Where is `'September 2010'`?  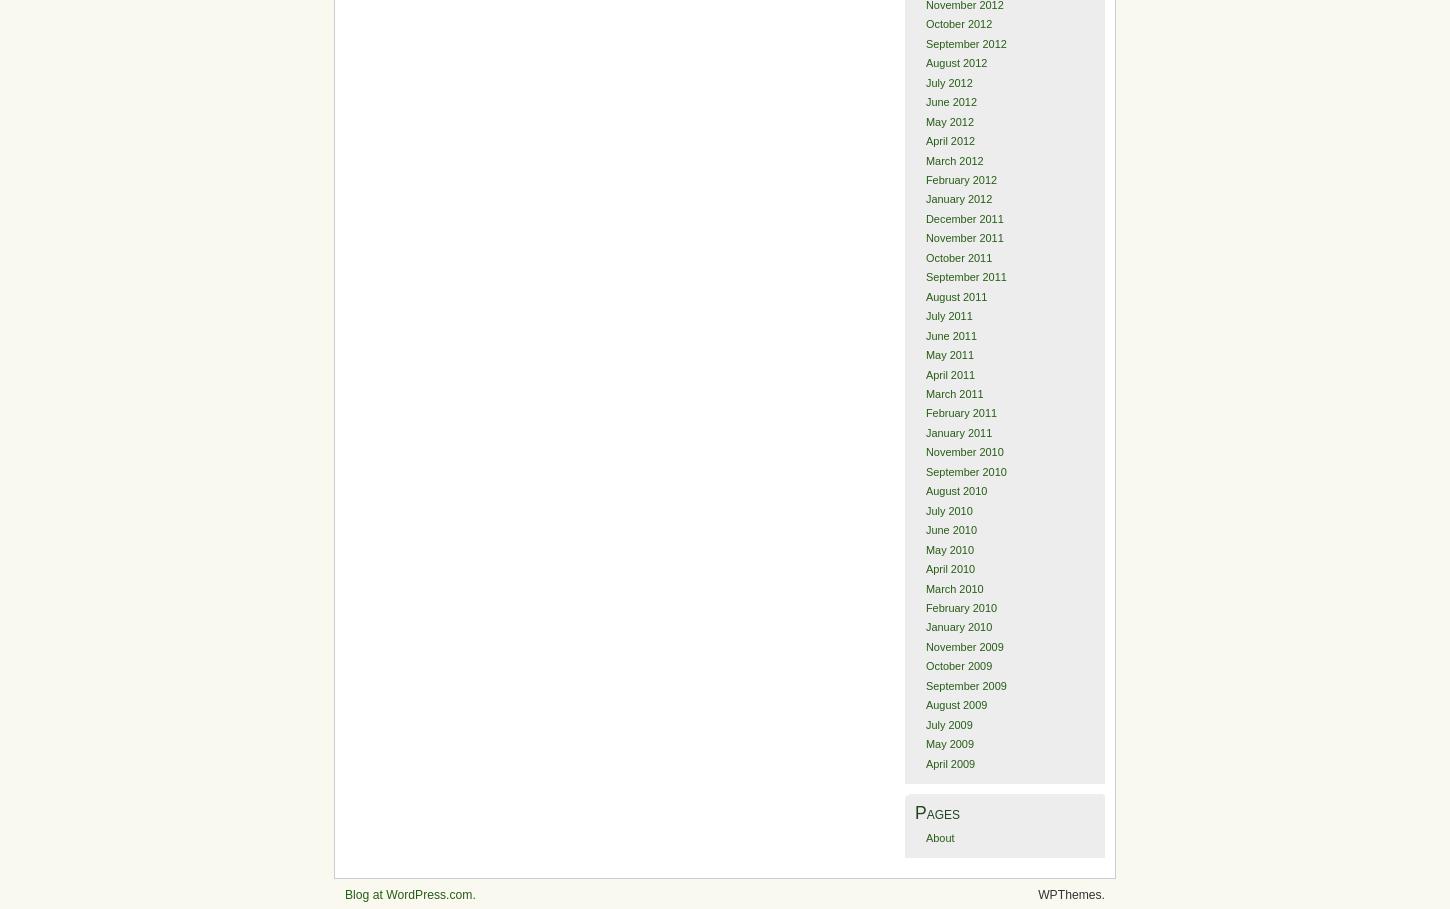
'September 2010' is located at coordinates (964, 471).